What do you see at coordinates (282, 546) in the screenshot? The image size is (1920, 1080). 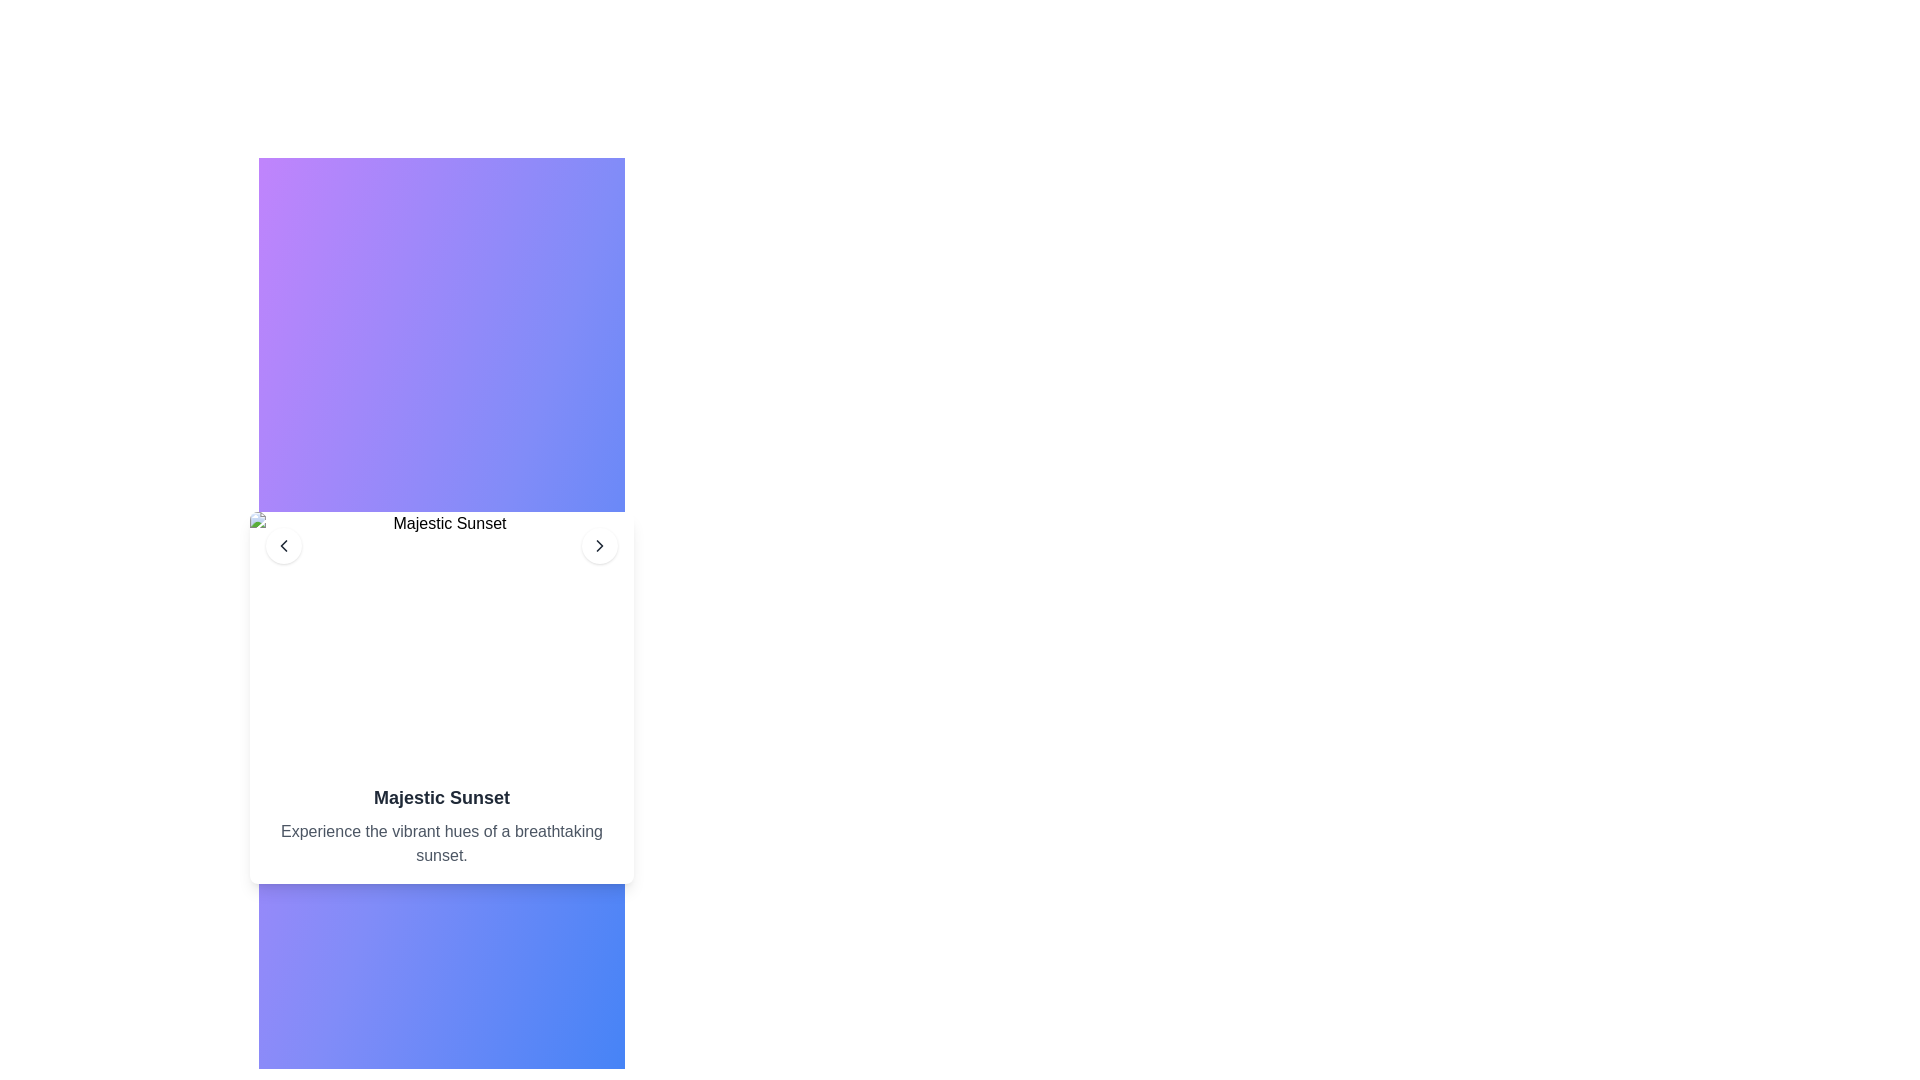 I see `the left-pointing chevron arrow icon with a gray circular background, located to the left of the 'Majestic Sunset' title text in the card header` at bounding box center [282, 546].